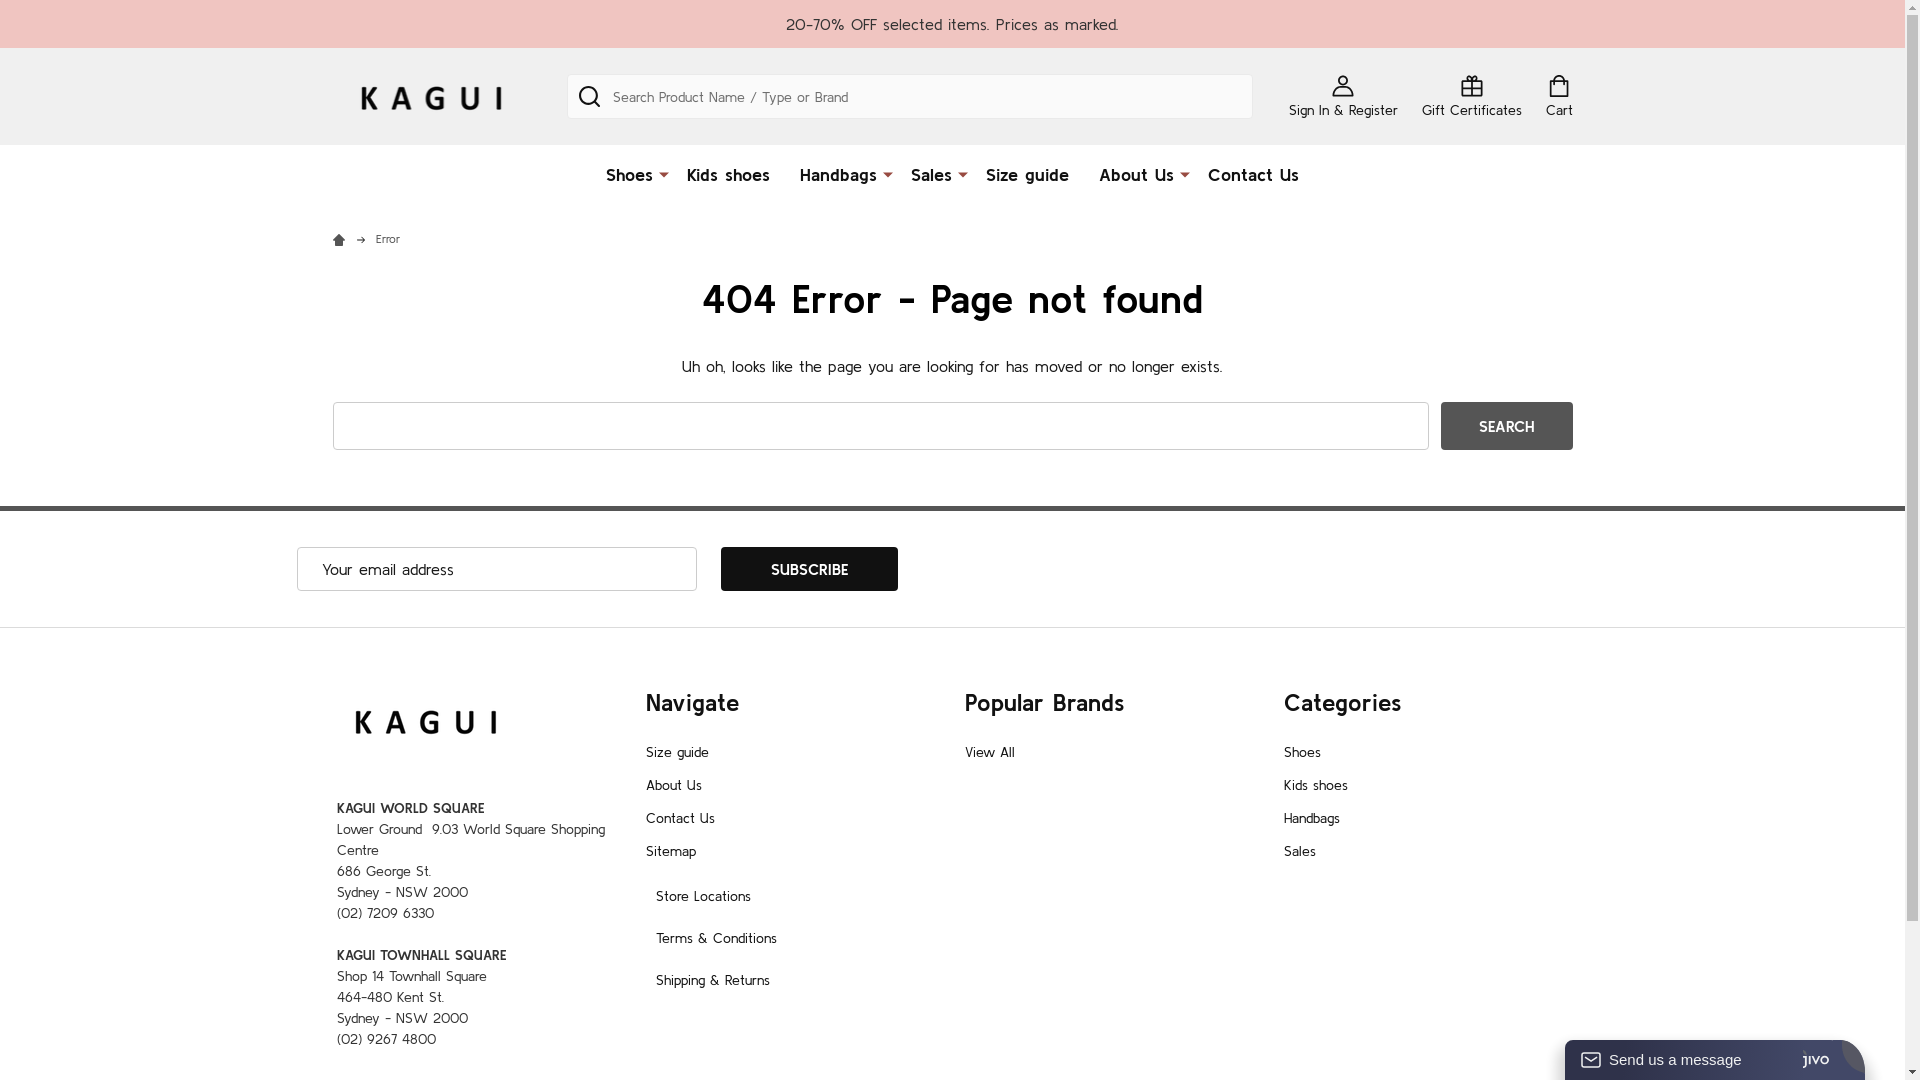 This screenshot has width=1920, height=1080. I want to click on 'Contact Us', so click(680, 817).